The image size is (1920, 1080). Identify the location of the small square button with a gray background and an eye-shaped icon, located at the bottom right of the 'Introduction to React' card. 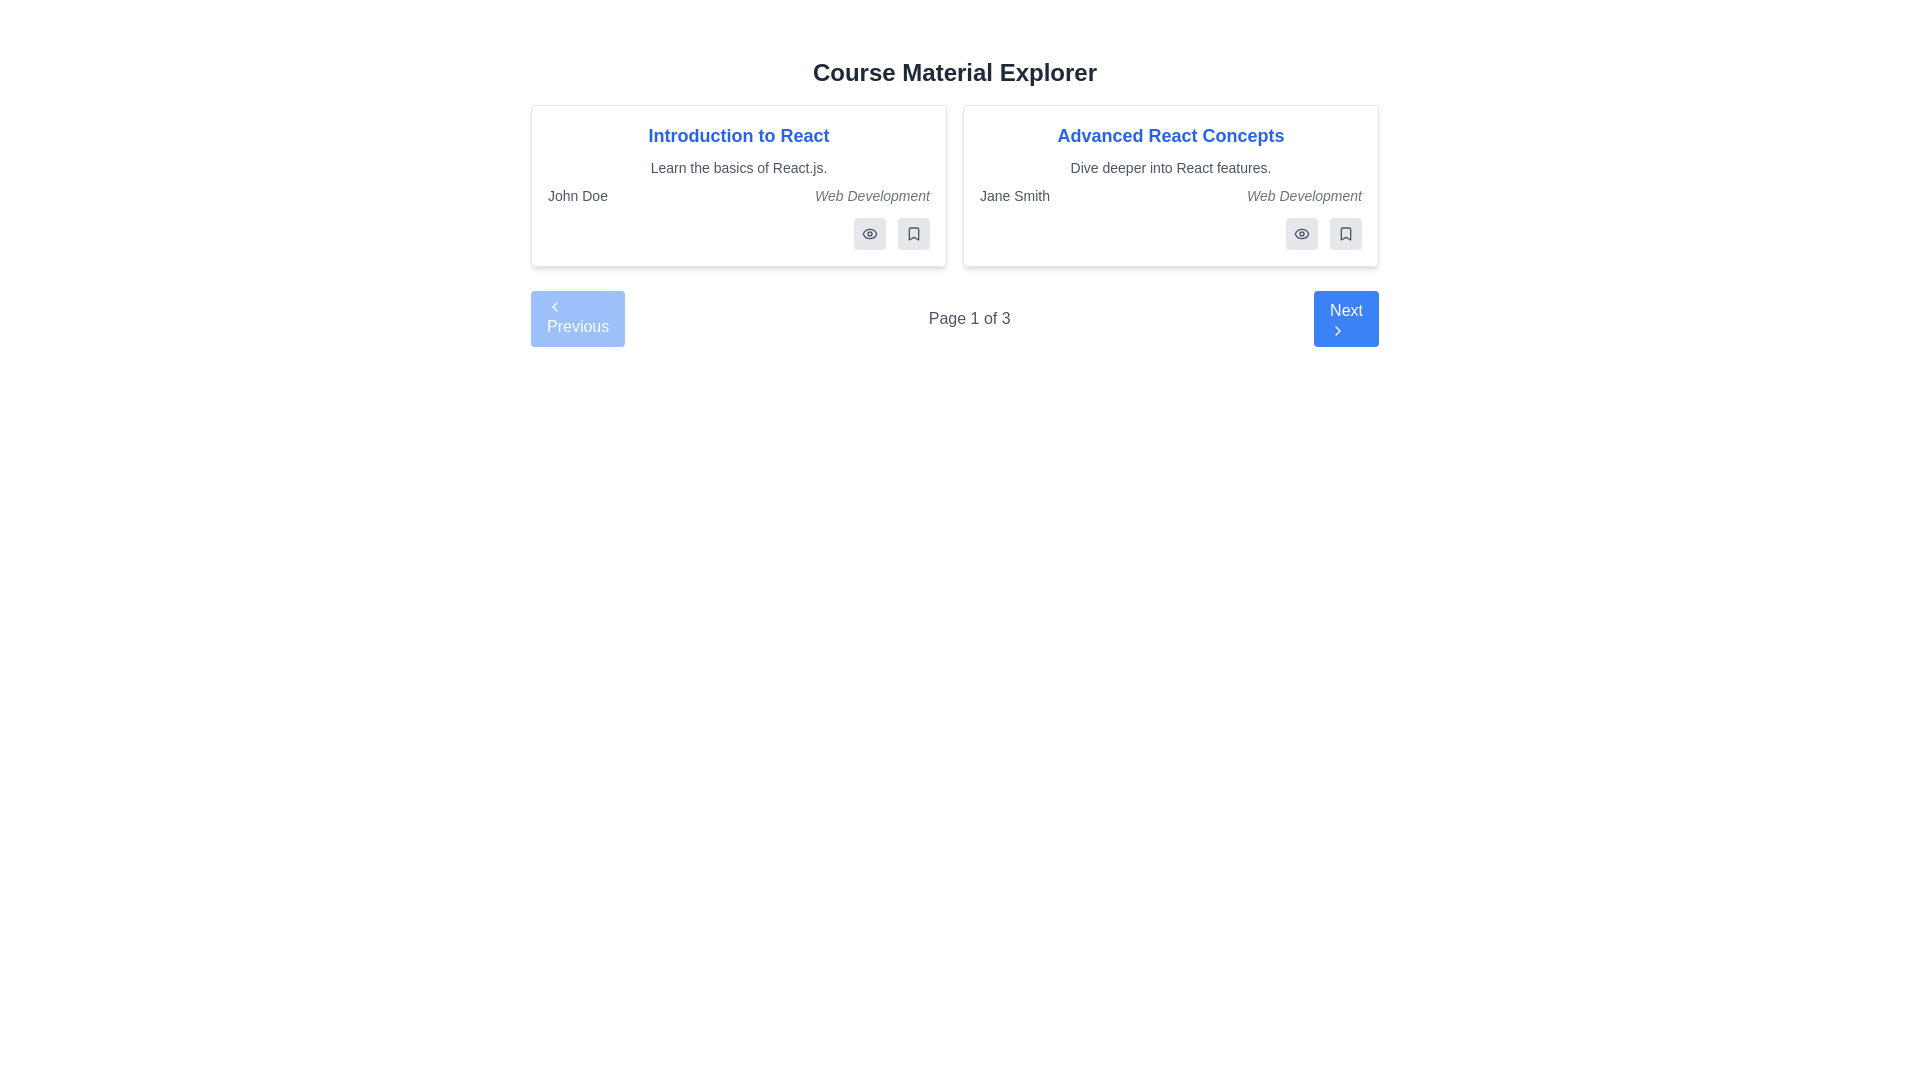
(869, 233).